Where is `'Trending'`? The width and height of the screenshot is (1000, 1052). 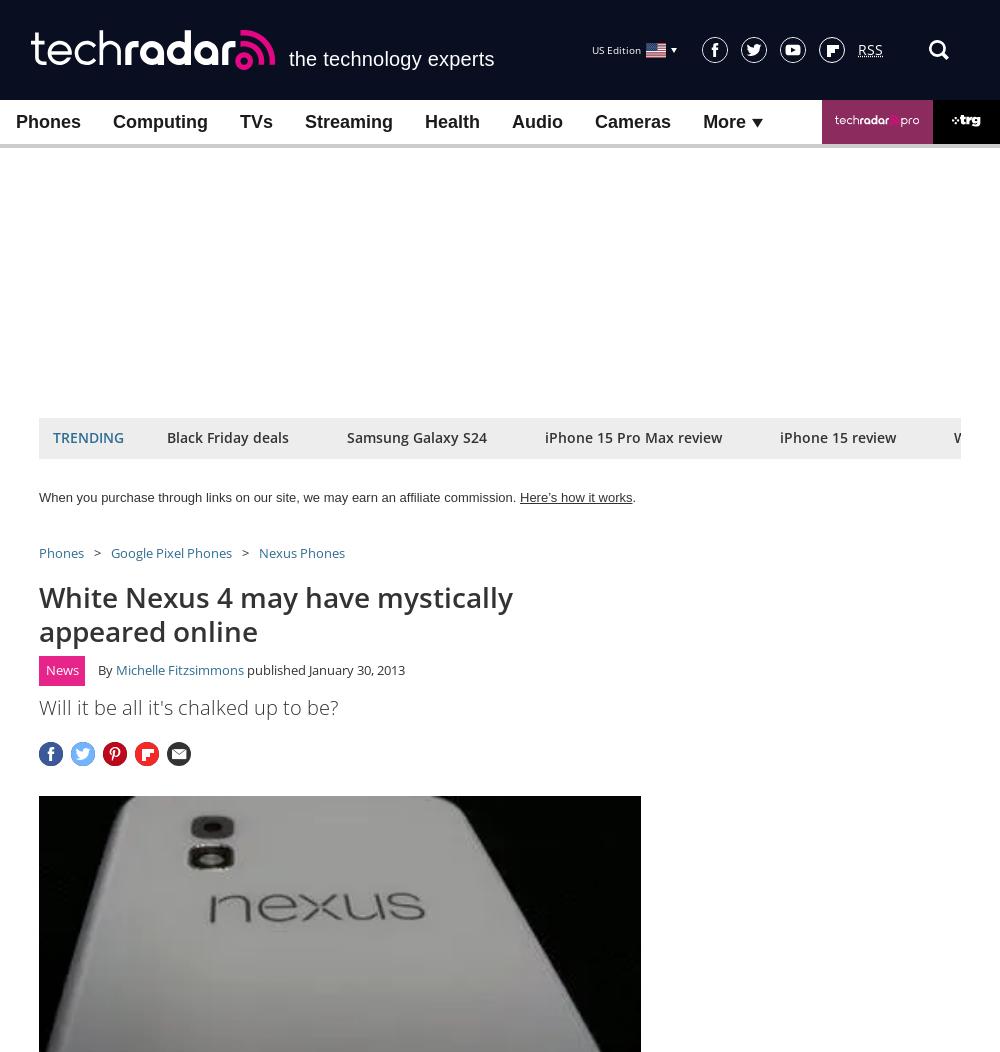 'Trending' is located at coordinates (87, 436).